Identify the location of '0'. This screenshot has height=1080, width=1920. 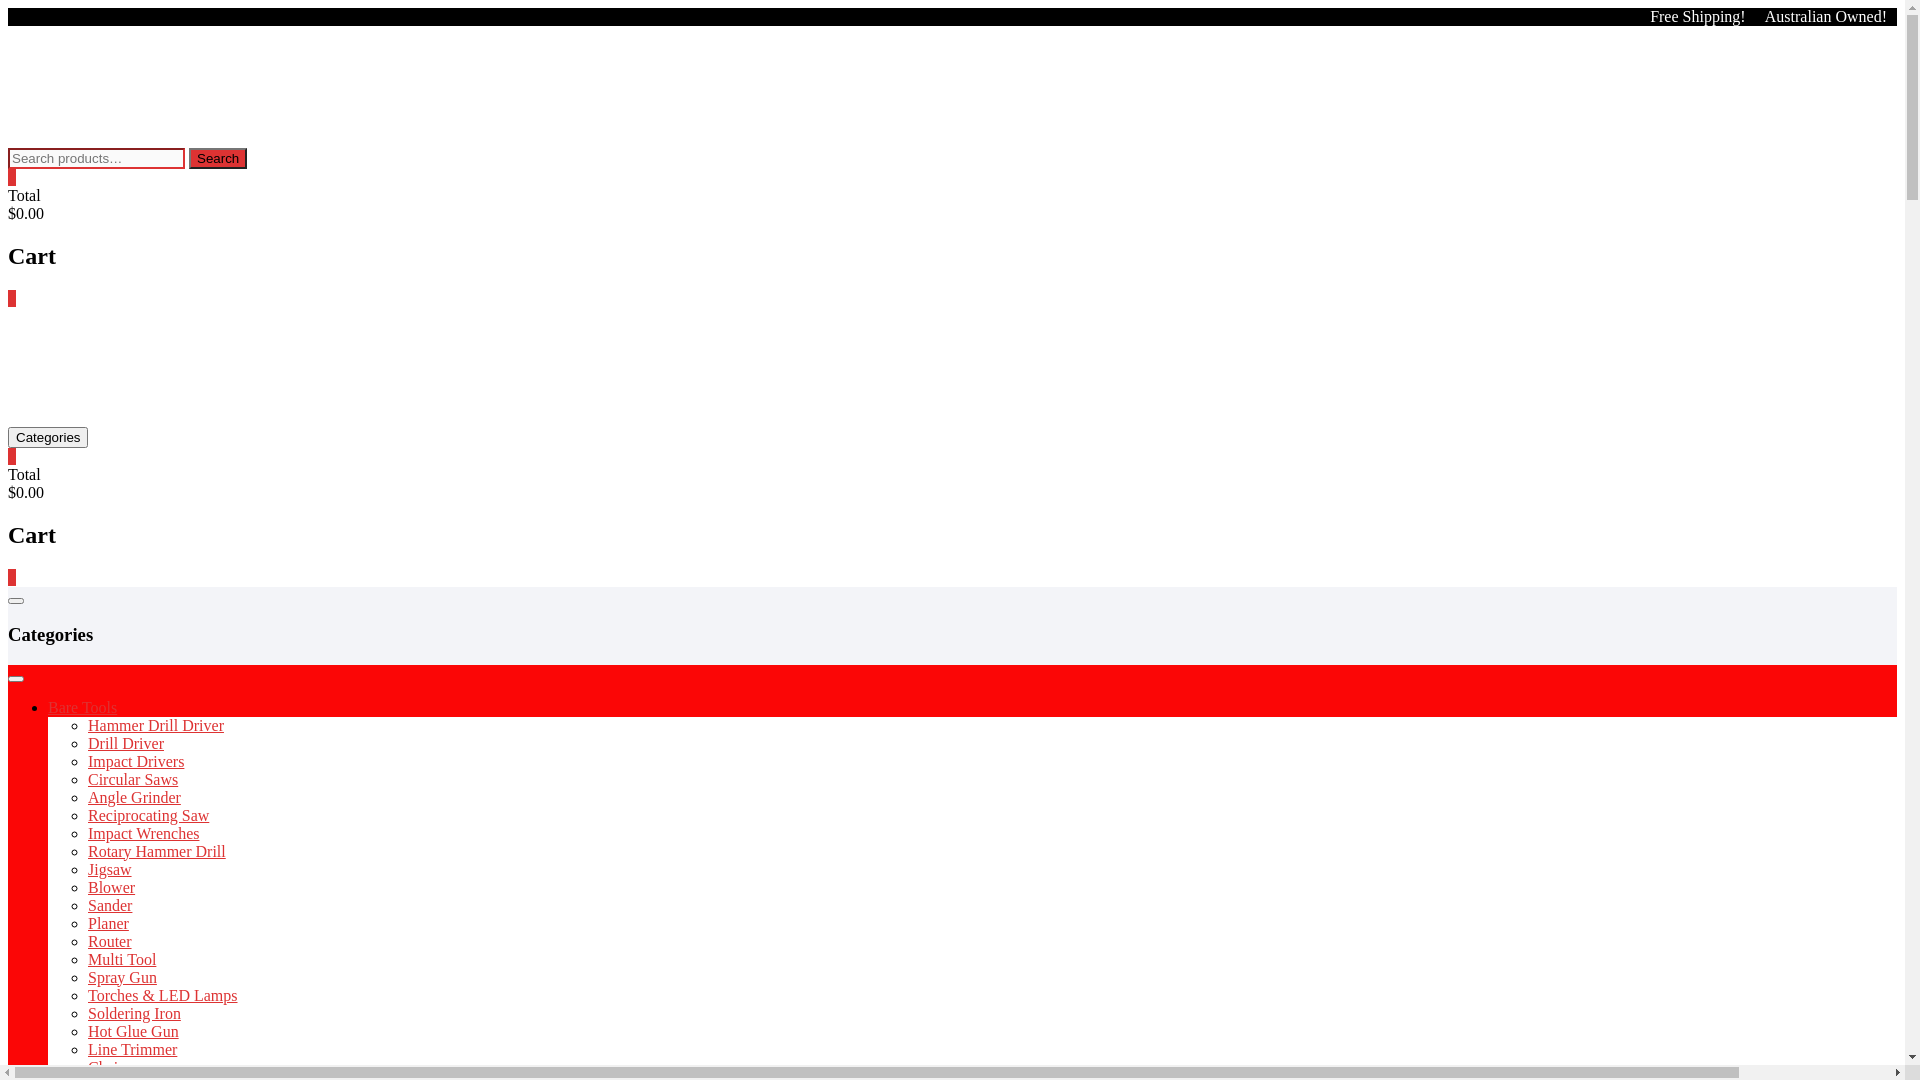
(12, 298).